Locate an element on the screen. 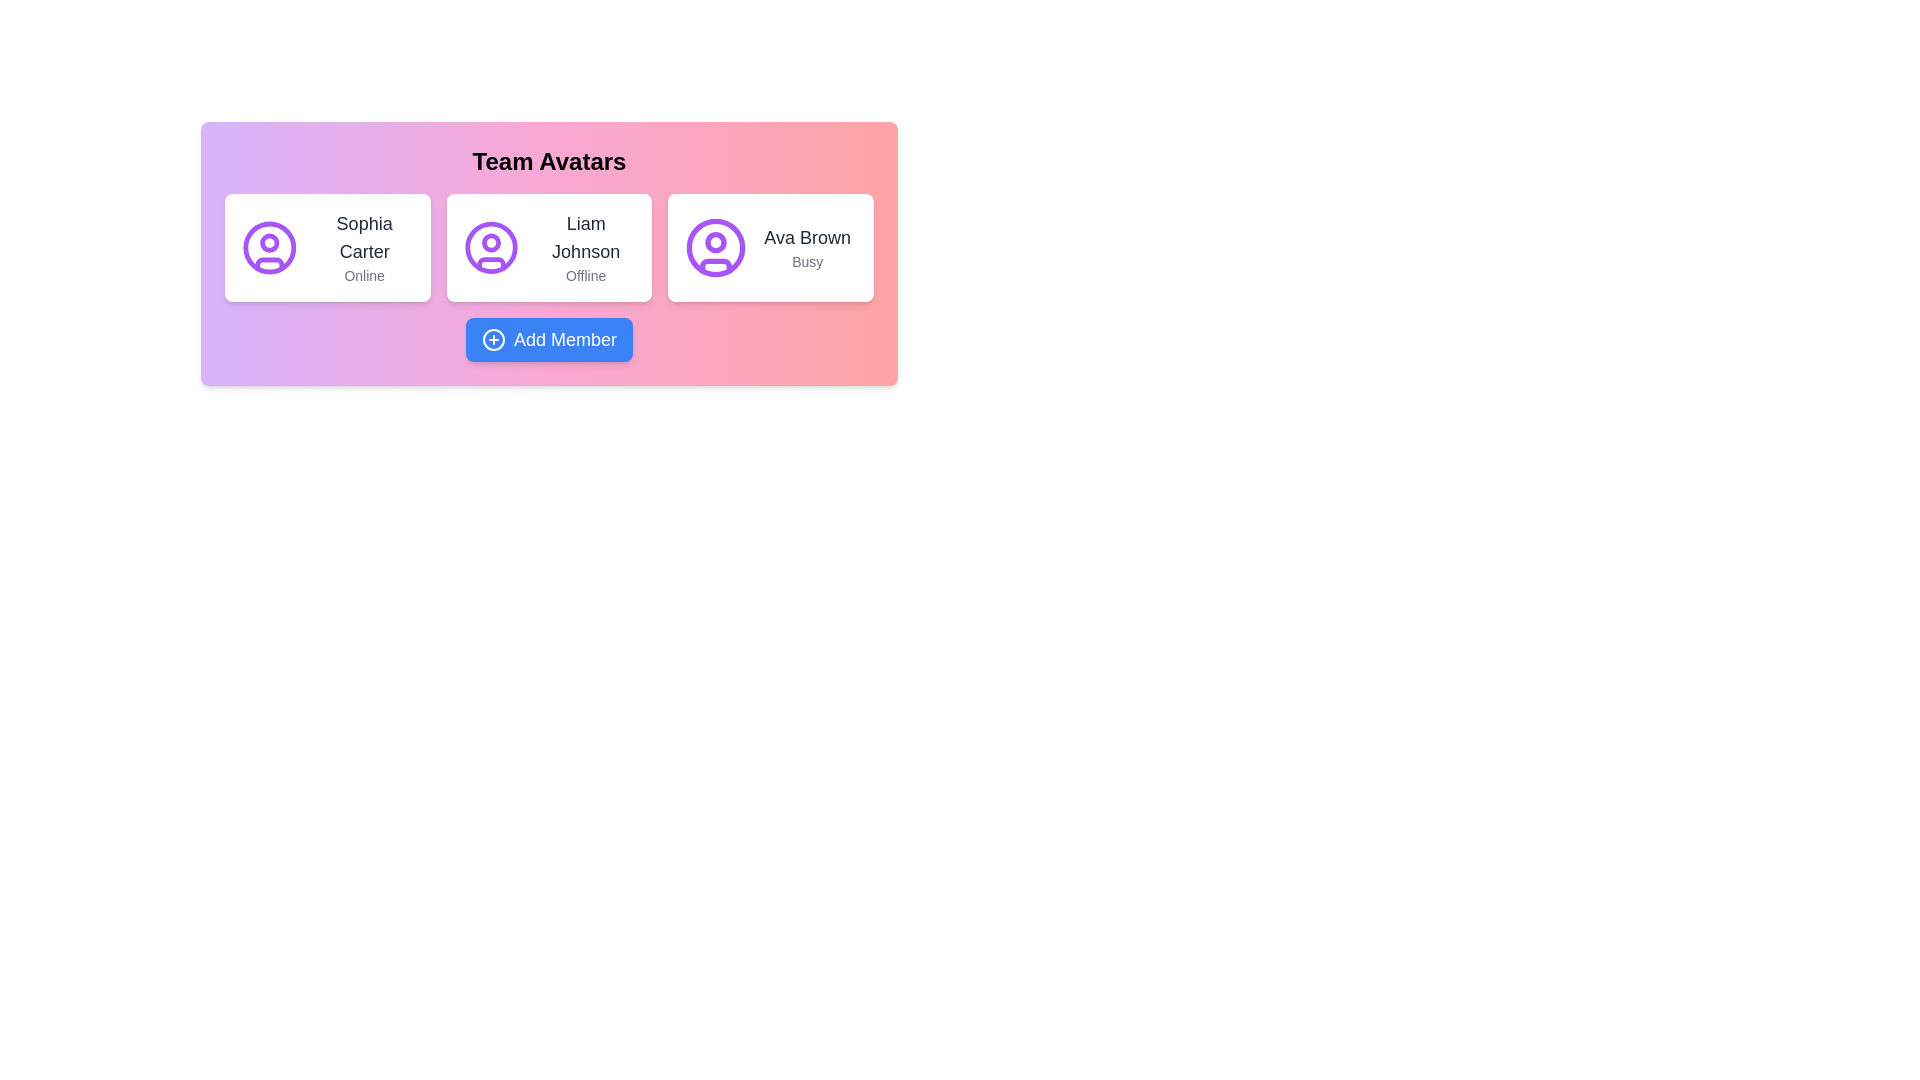  the text label displaying the user's name, which is located at the top-right corner of the user cards row, above the 'Busy' label is located at coordinates (807, 237).